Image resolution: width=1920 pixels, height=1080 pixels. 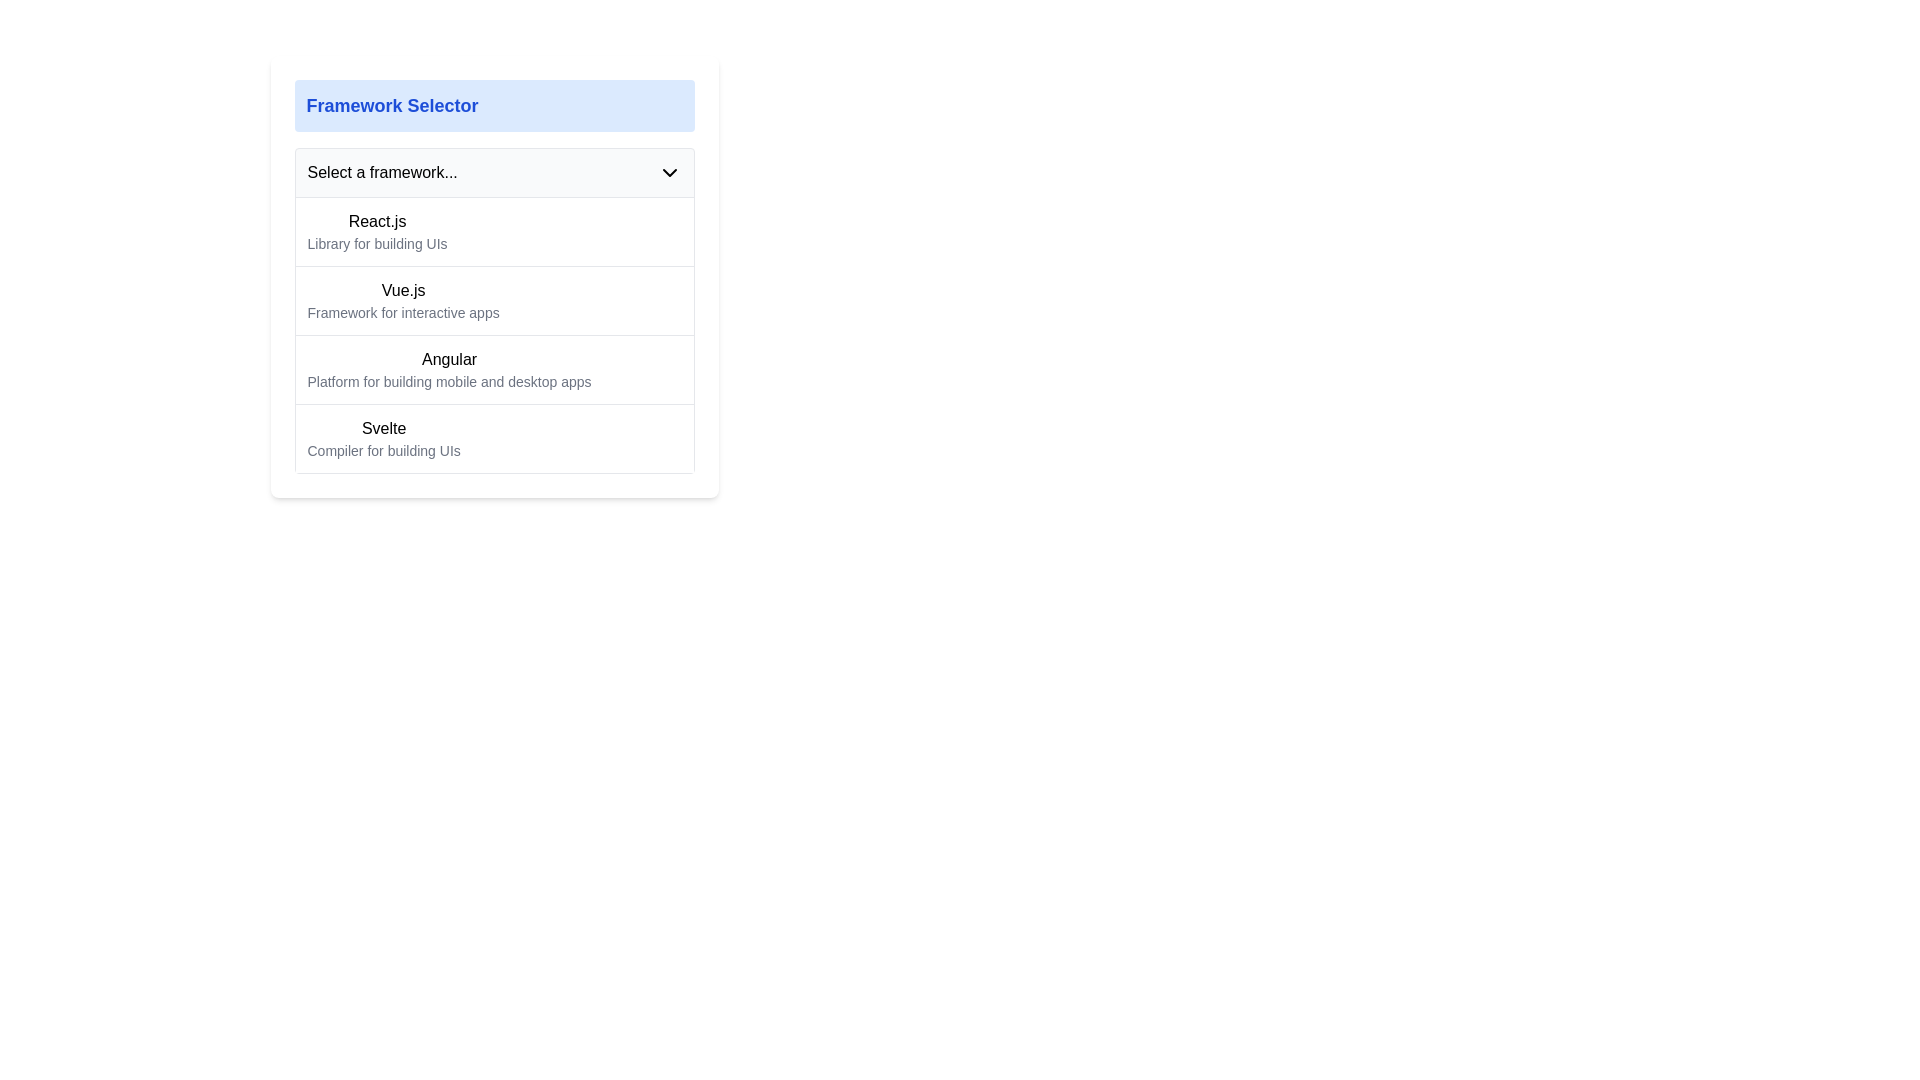 What do you see at coordinates (448, 370) in the screenshot?
I see `the second list item displaying 'Angular' in a larger font and 'Platform for building mobile and desktop apps' in a smaller font` at bounding box center [448, 370].